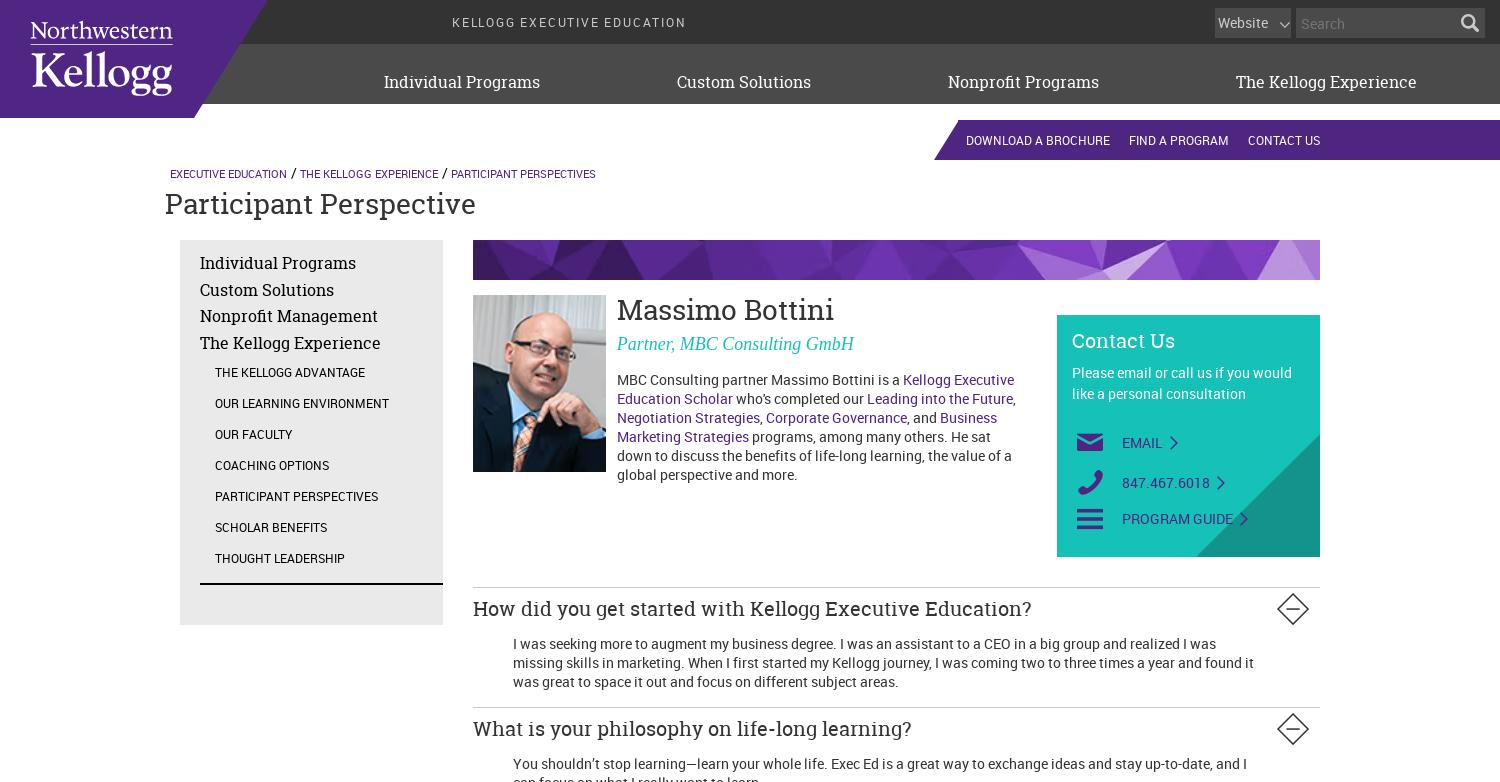 This screenshot has width=1500, height=782. What do you see at coordinates (1220, 142) in the screenshot?
I see `'Join Mailing List'` at bounding box center [1220, 142].